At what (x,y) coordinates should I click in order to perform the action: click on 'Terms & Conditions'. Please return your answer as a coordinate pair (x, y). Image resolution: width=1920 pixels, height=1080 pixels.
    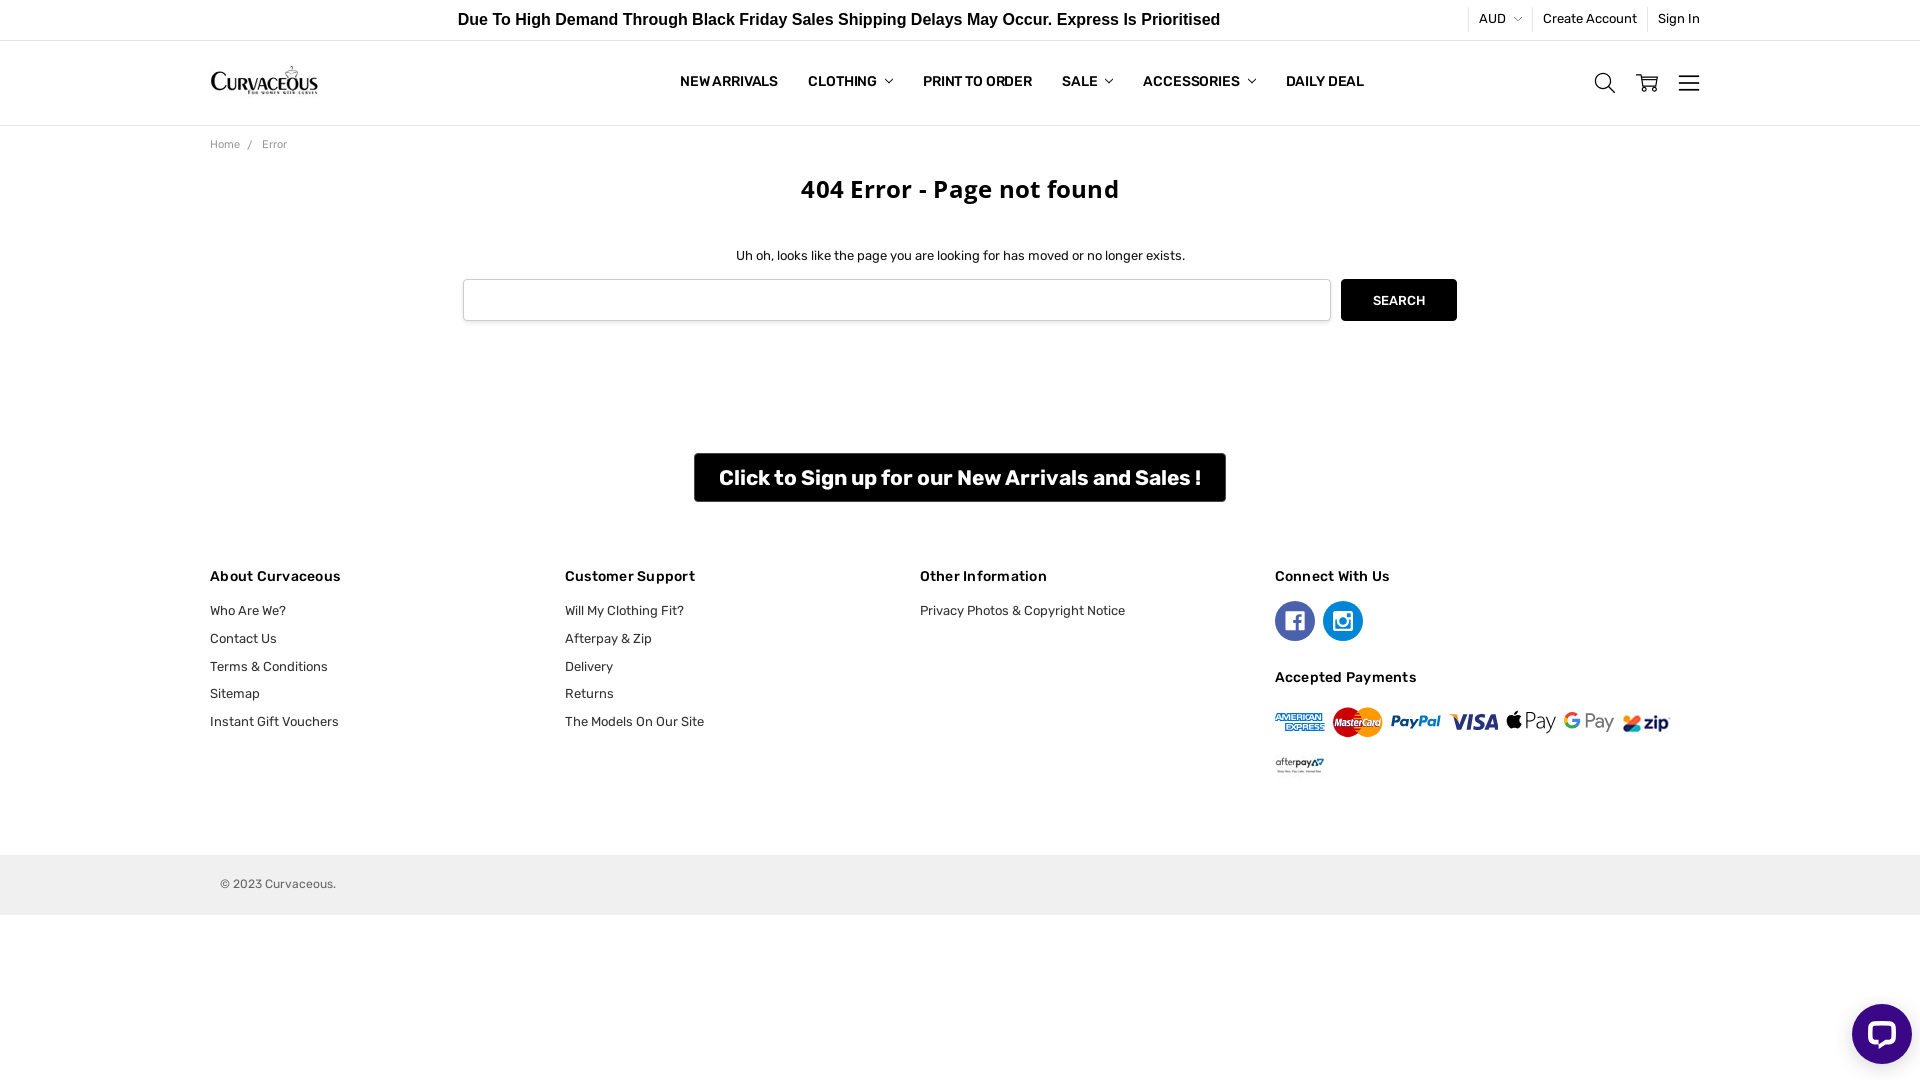
    Looking at the image, I should click on (267, 666).